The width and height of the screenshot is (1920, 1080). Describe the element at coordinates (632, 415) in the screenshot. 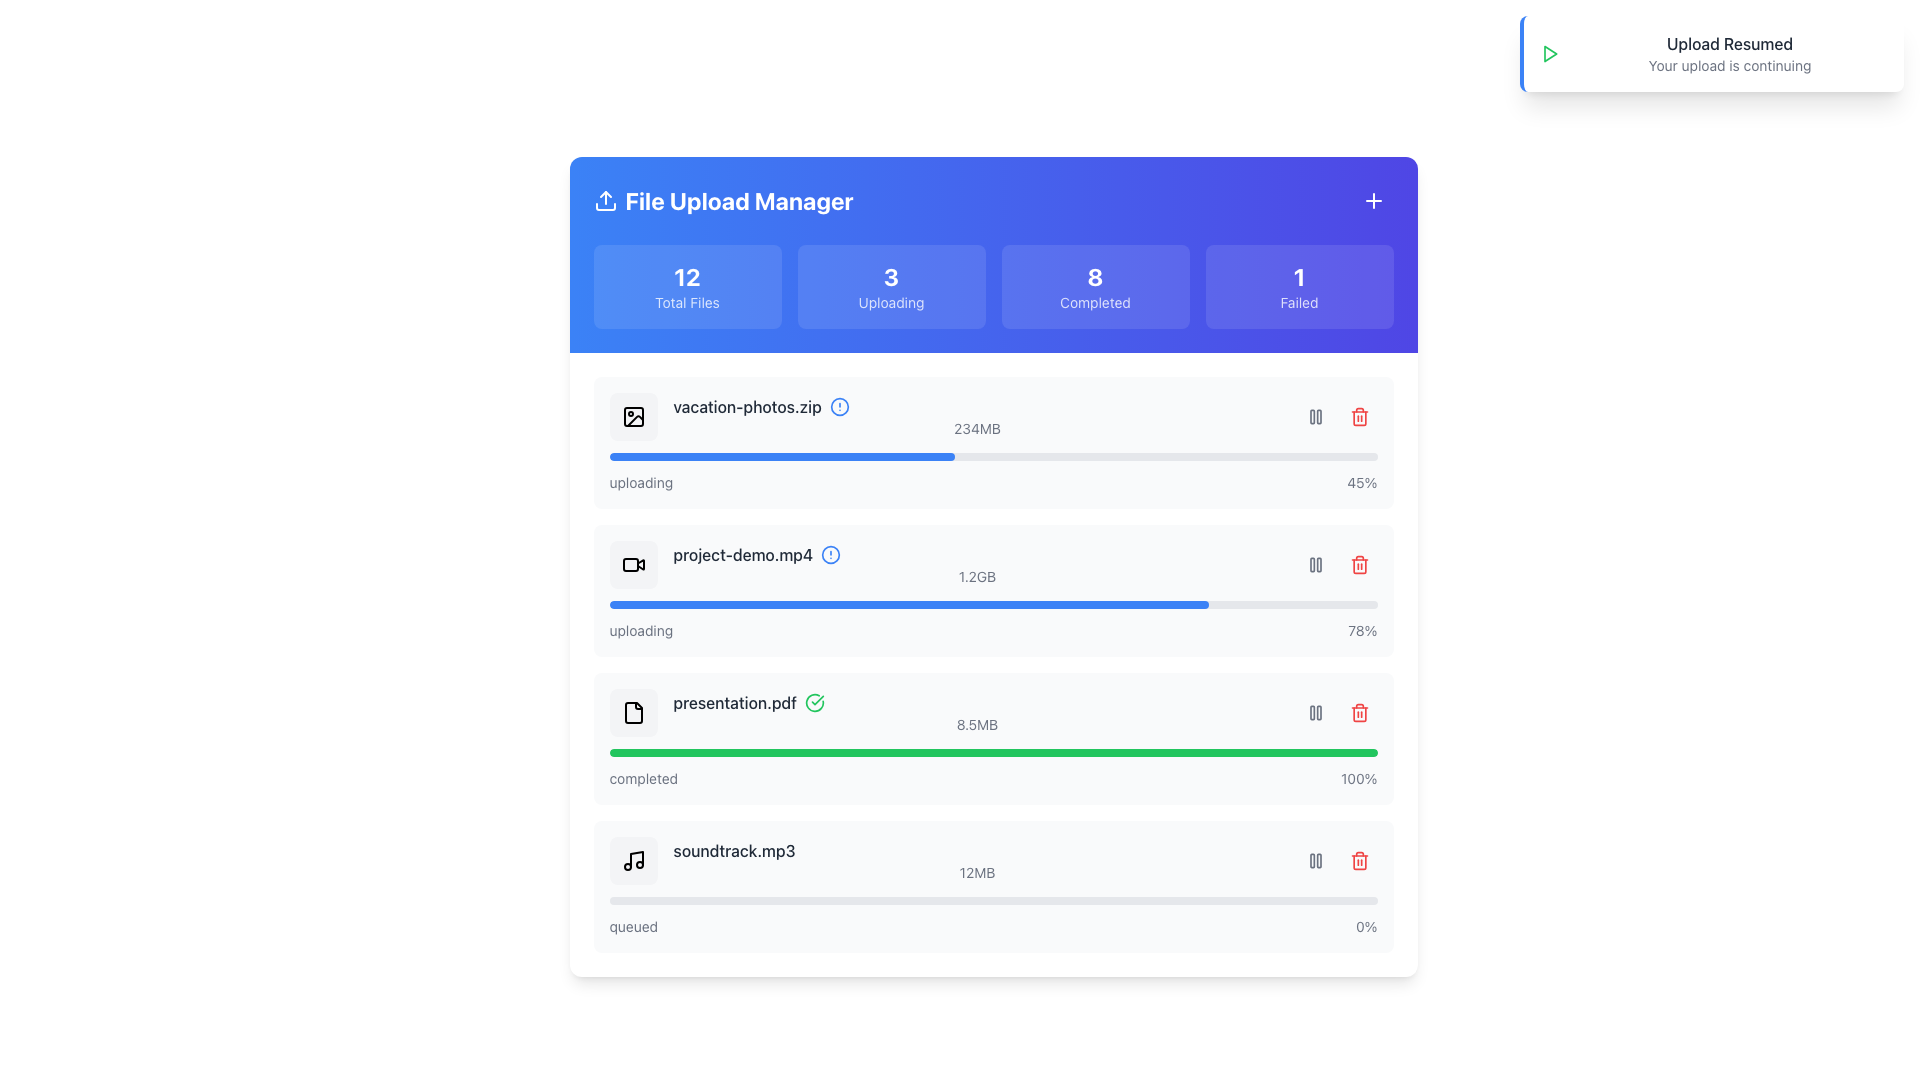

I see `the identifying icon for the file type located in the first file upload entry, aligned to the left side` at that location.